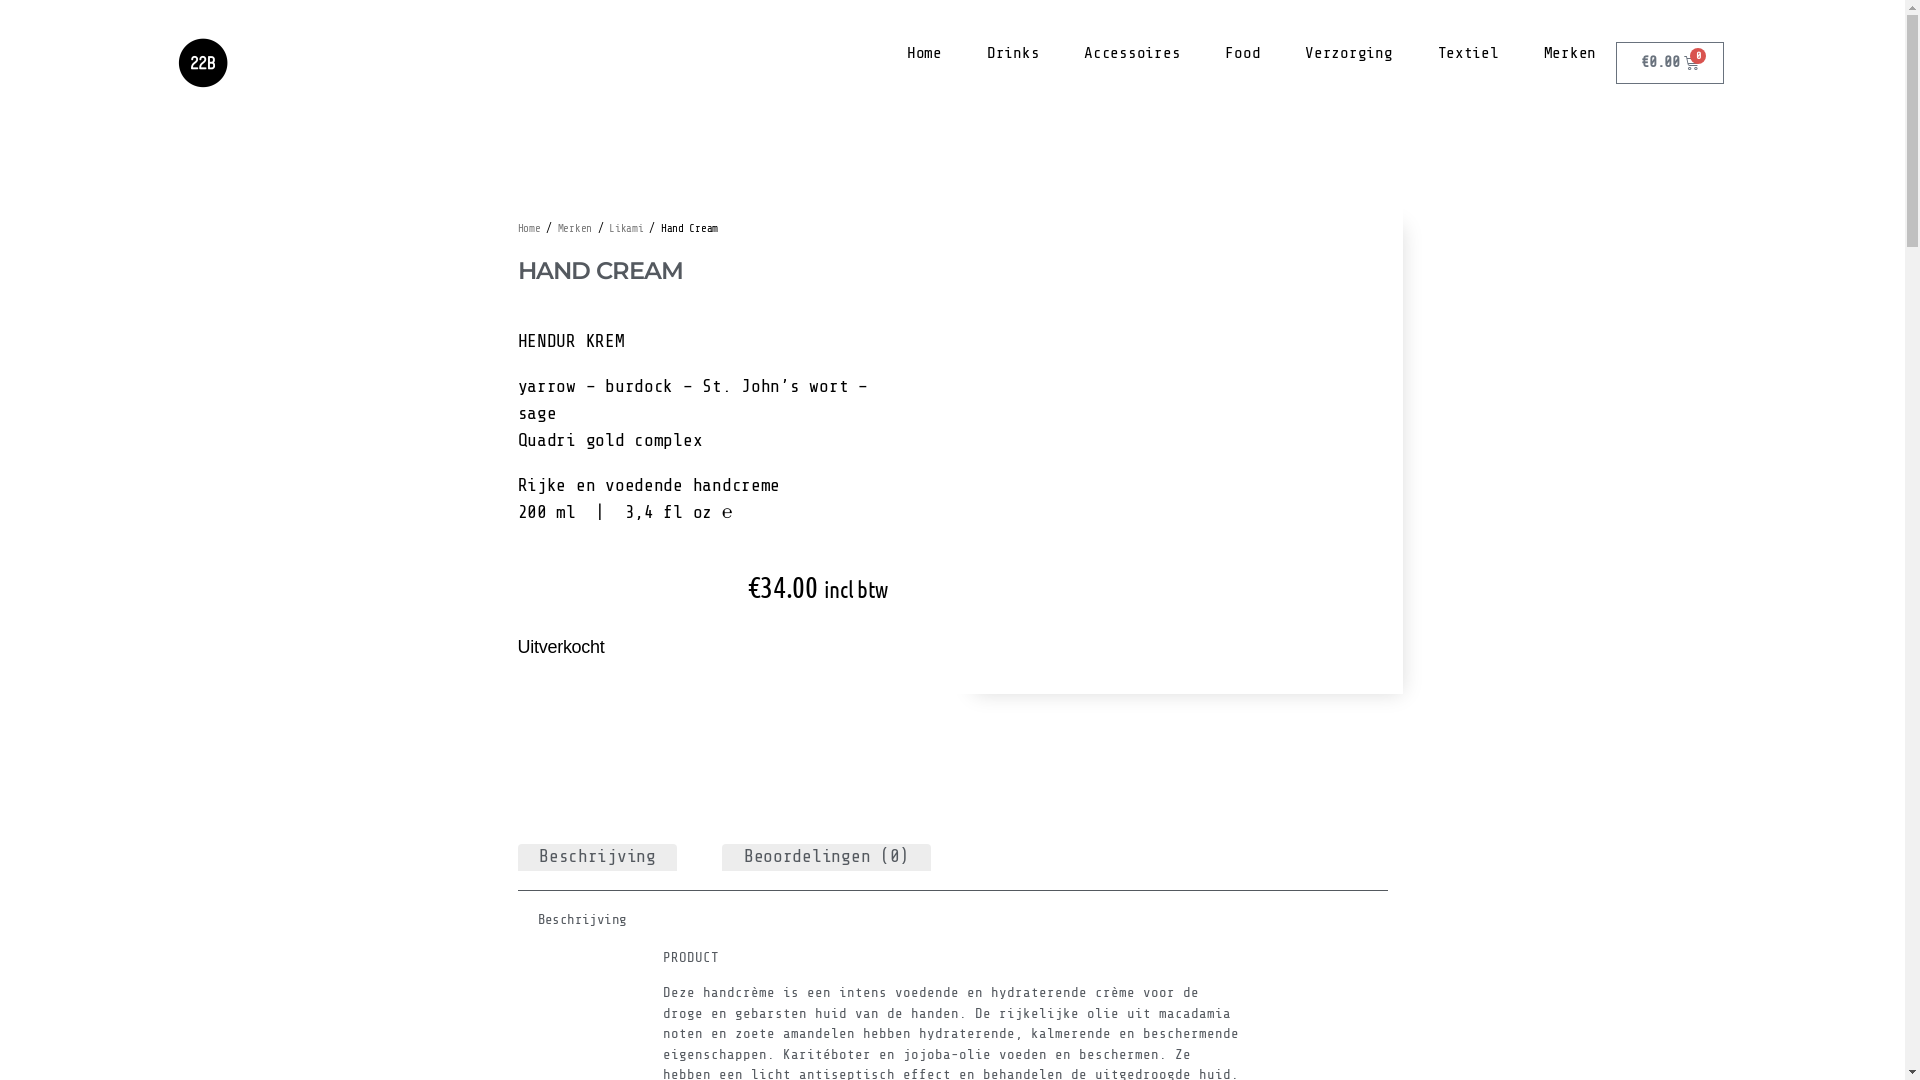 This screenshot has height=1080, width=1920. What do you see at coordinates (1468, 52) in the screenshot?
I see `'Textiel'` at bounding box center [1468, 52].